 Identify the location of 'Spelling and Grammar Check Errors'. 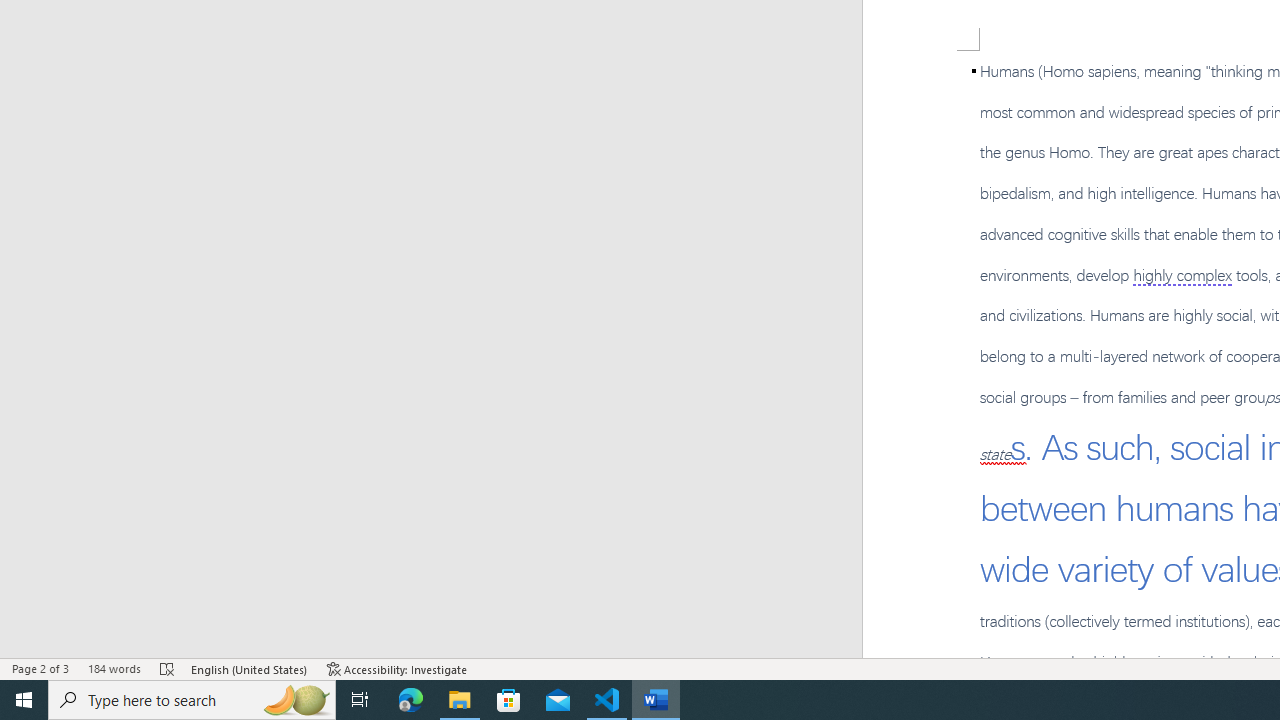
(168, 669).